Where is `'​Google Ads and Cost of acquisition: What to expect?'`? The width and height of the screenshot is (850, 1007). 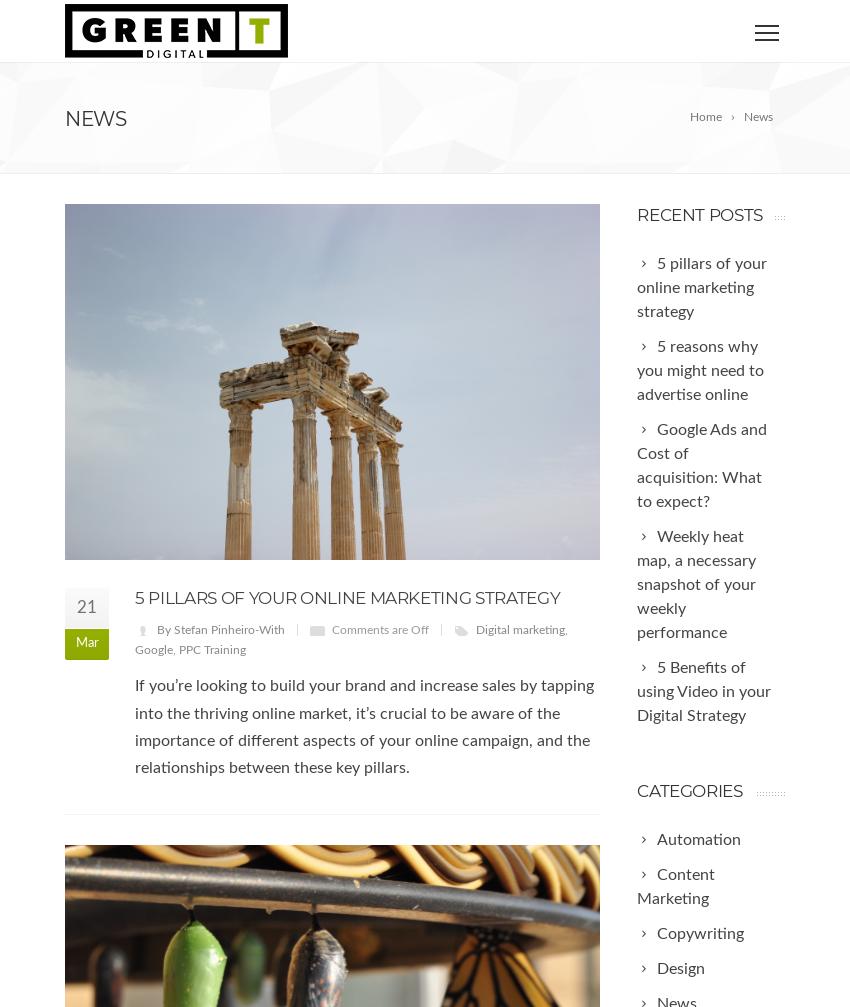 '​Google Ads and Cost of acquisition: What to expect?' is located at coordinates (701, 465).